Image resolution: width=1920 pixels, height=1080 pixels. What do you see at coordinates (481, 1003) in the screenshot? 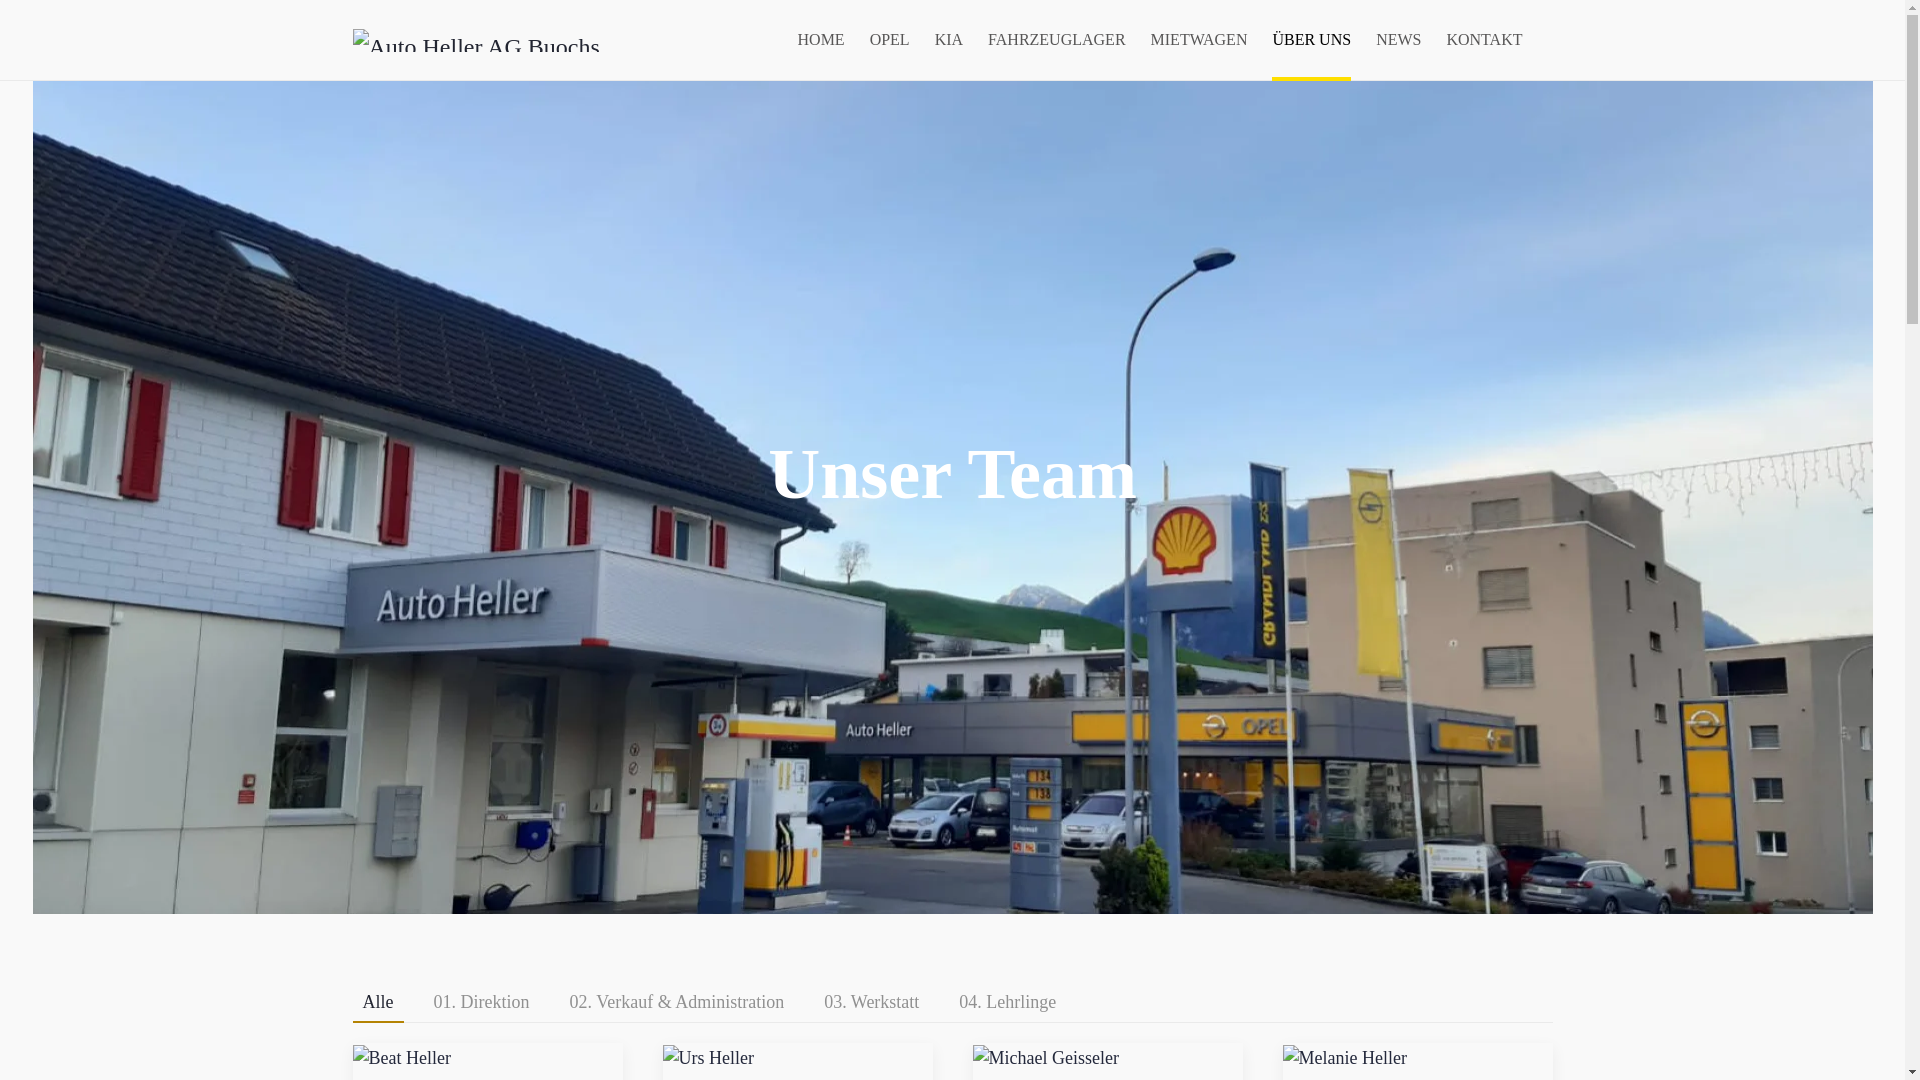
I see `'01. Direktion'` at bounding box center [481, 1003].